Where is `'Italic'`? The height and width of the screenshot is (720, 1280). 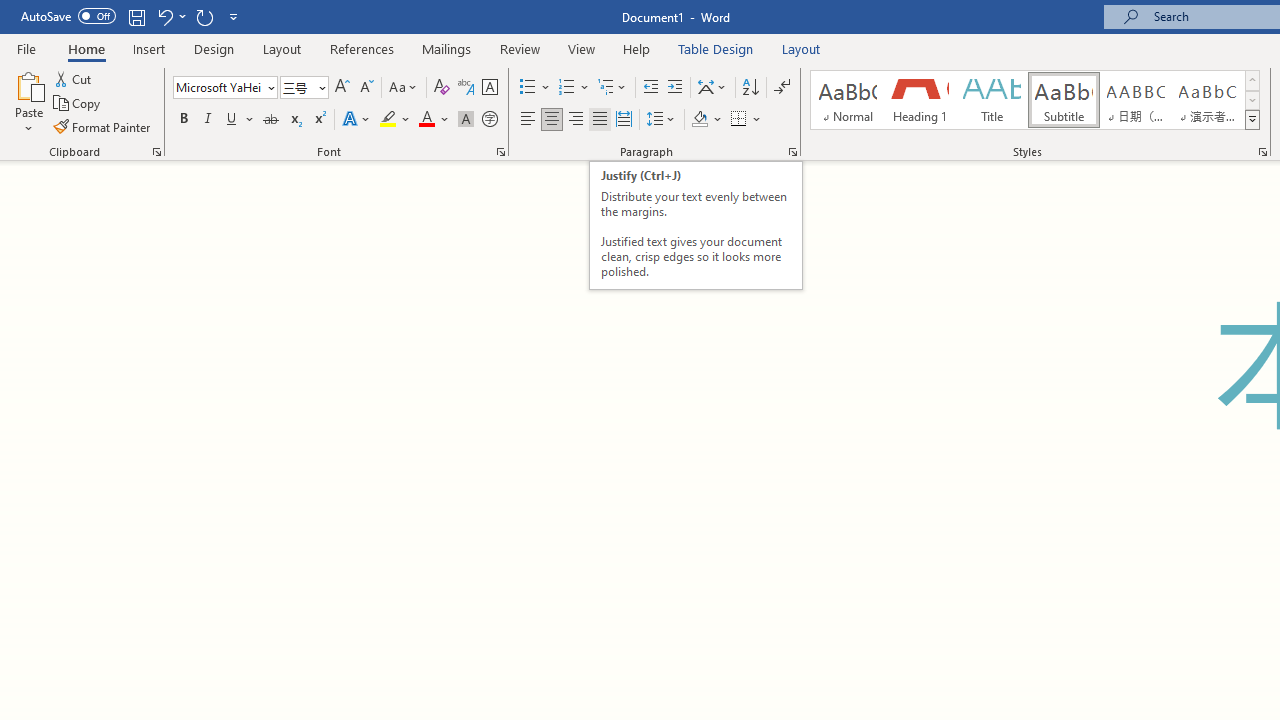 'Italic' is located at coordinates (208, 119).